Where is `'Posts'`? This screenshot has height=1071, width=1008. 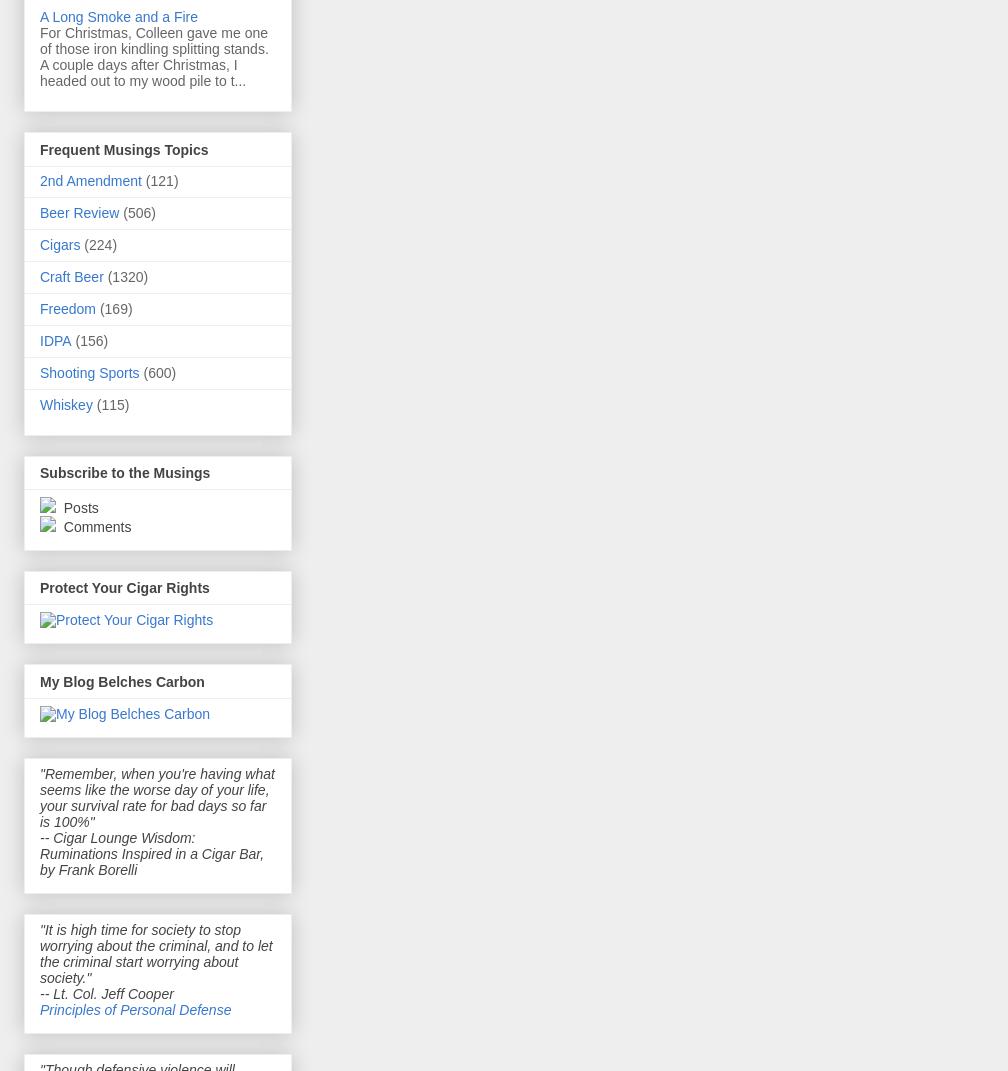 'Posts' is located at coordinates (78, 506).